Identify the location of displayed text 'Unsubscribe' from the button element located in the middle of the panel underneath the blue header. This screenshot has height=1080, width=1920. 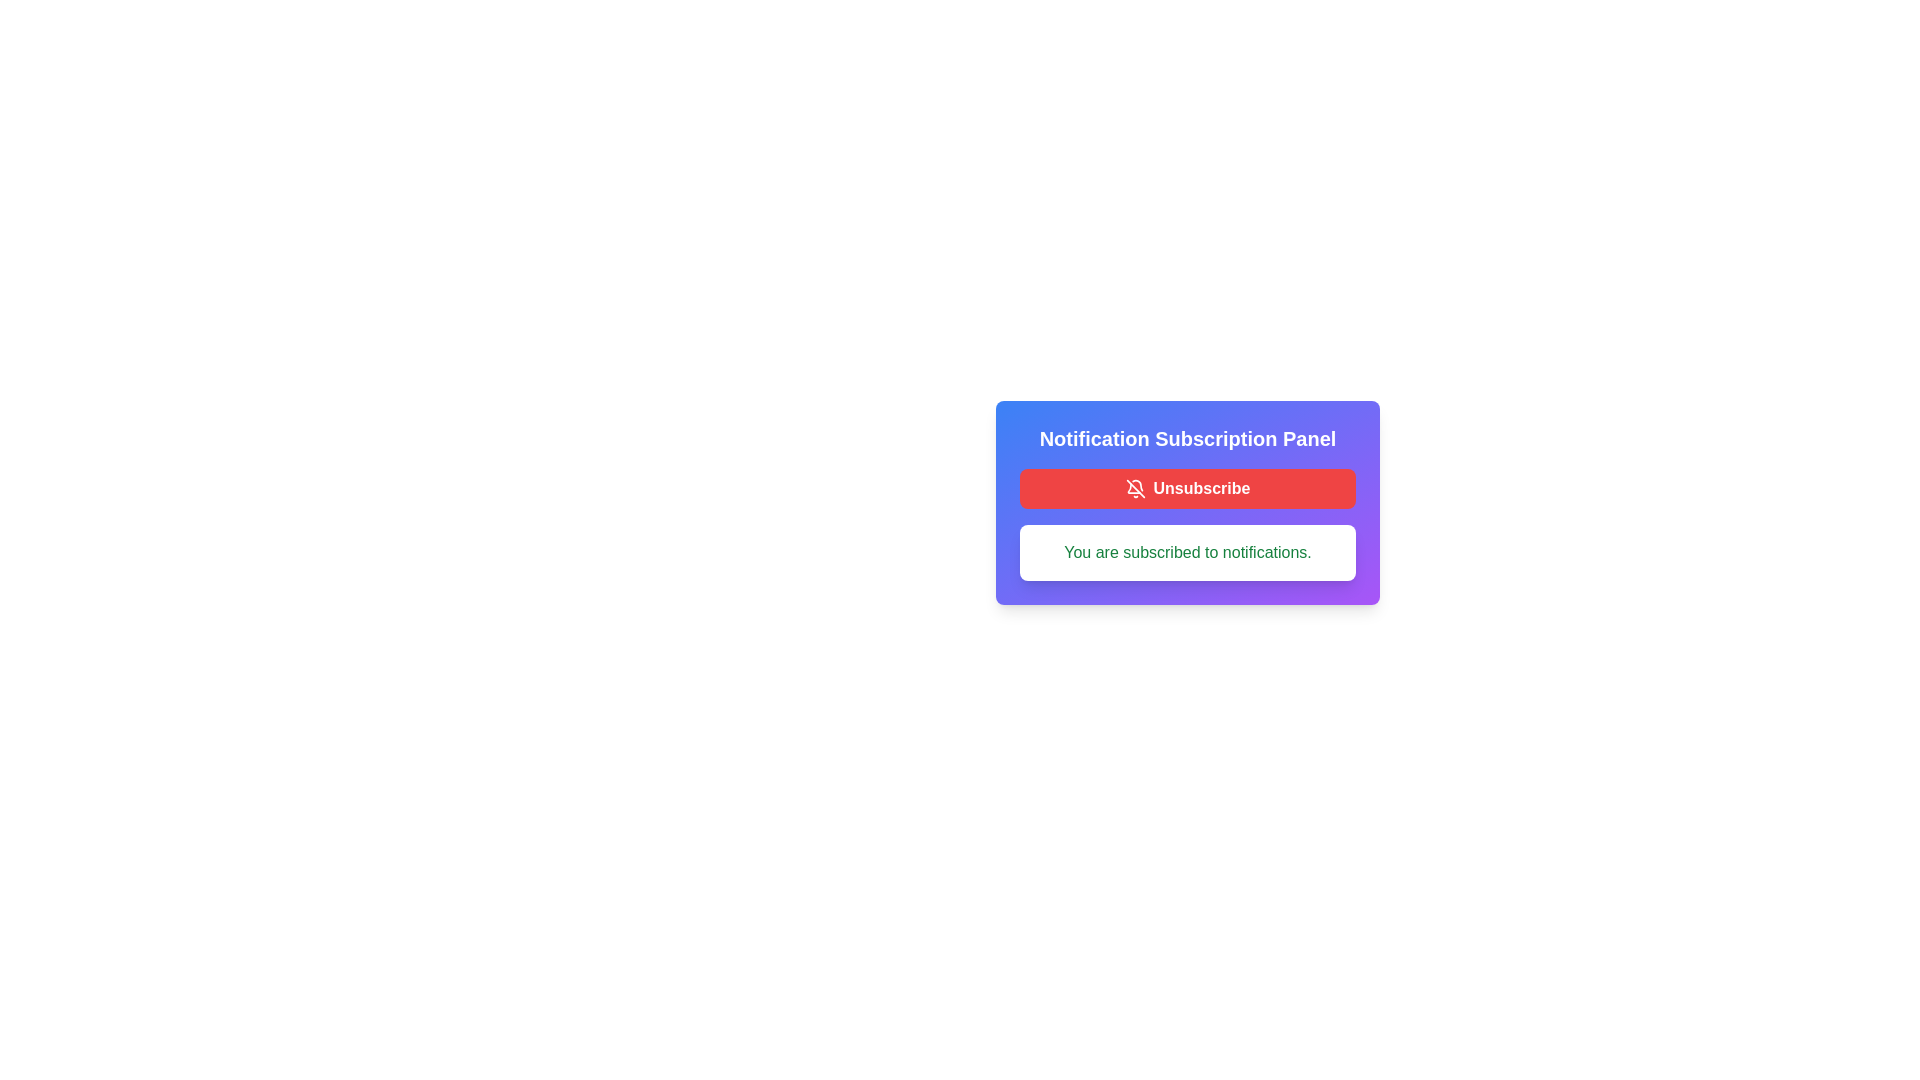
(1200, 489).